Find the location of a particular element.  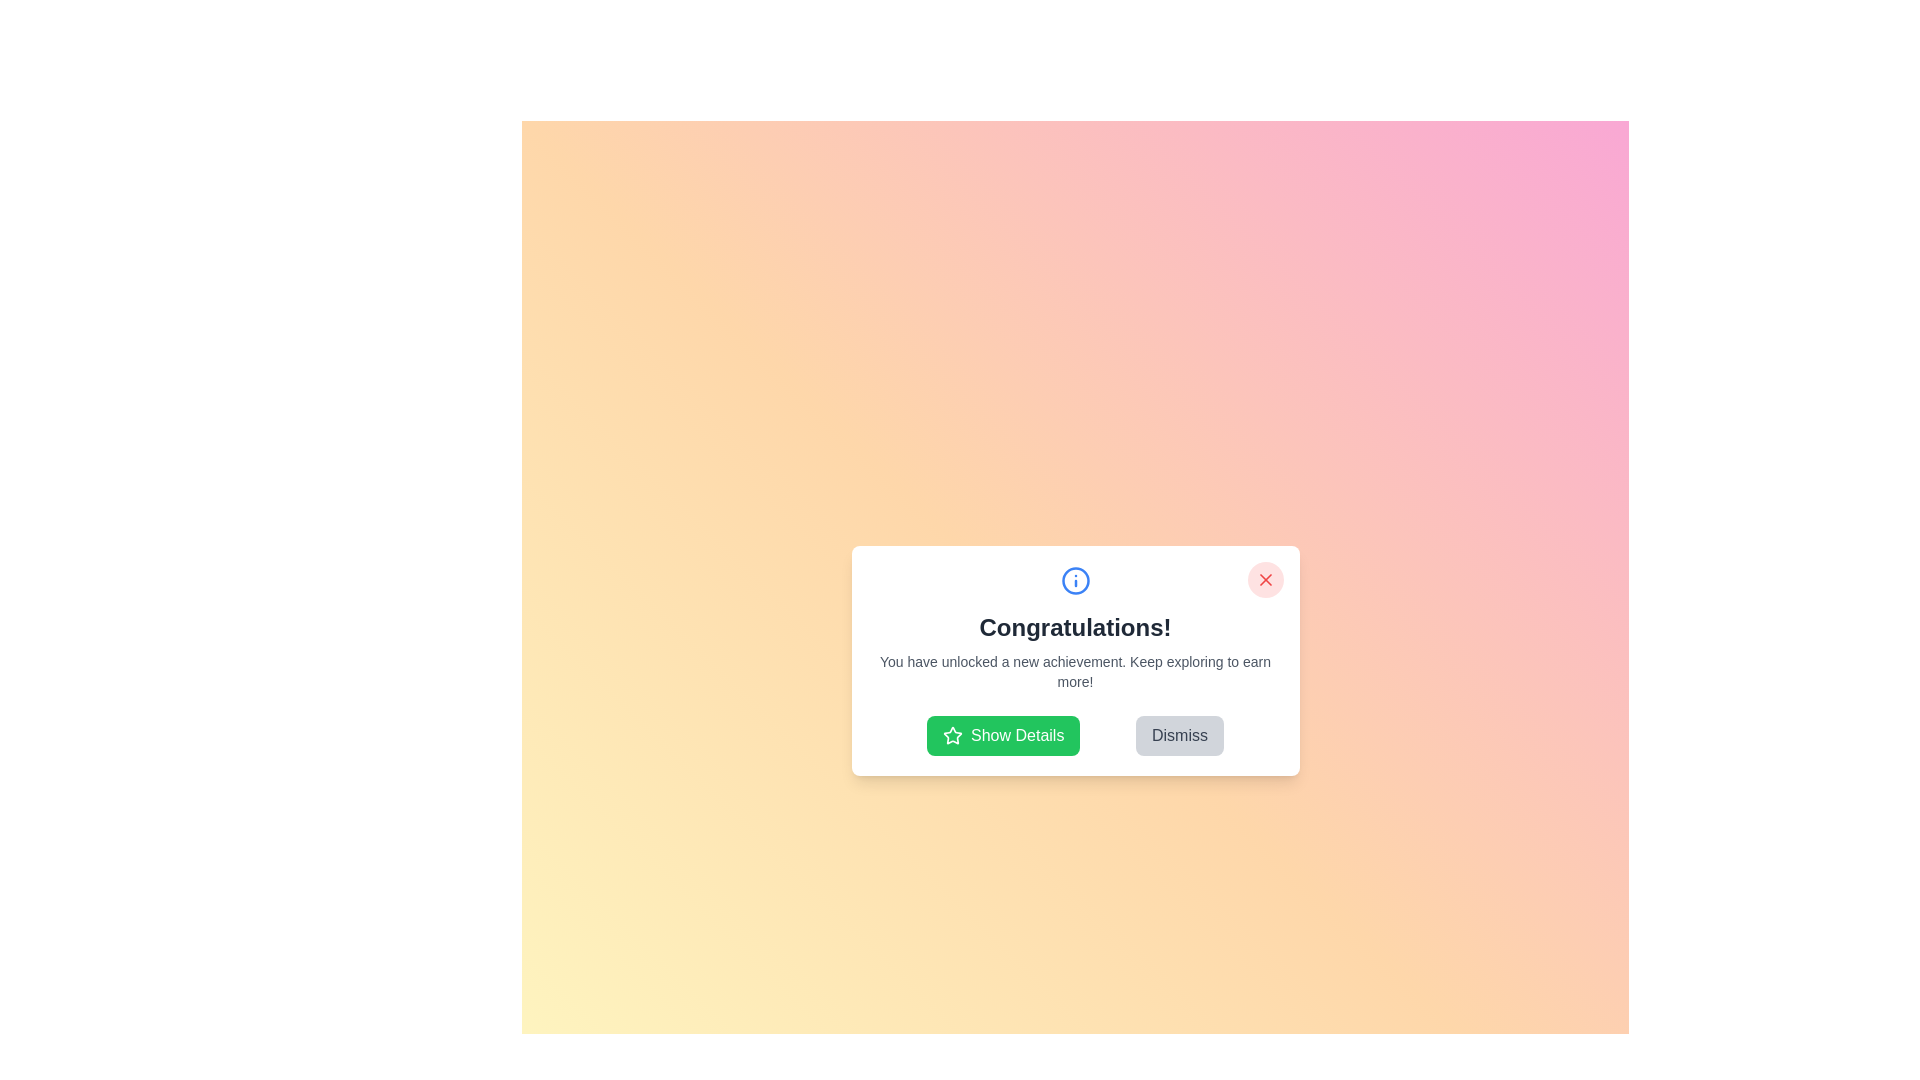

the 'Dismiss' button to close the dialog is located at coordinates (1180, 736).